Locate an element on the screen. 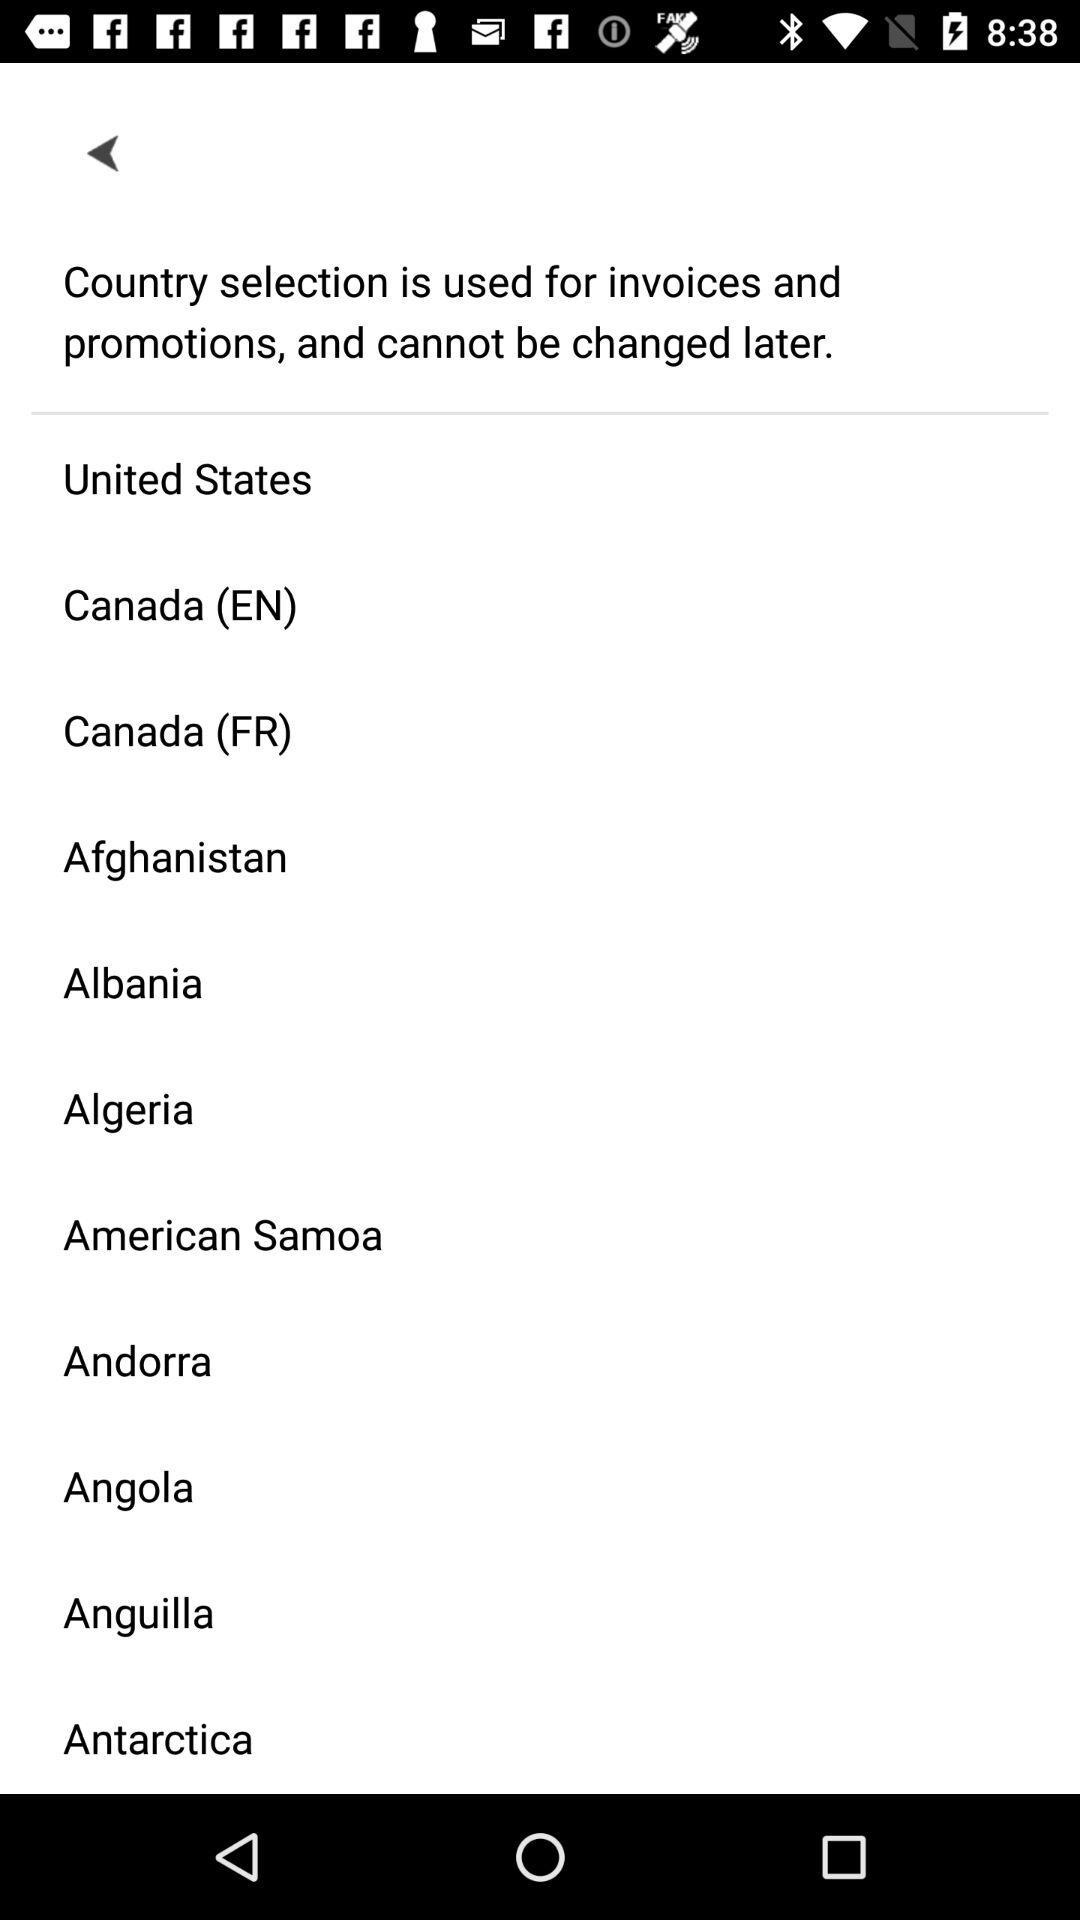 Image resolution: width=1080 pixels, height=1920 pixels. the item above the canada (fr) item is located at coordinates (523, 602).